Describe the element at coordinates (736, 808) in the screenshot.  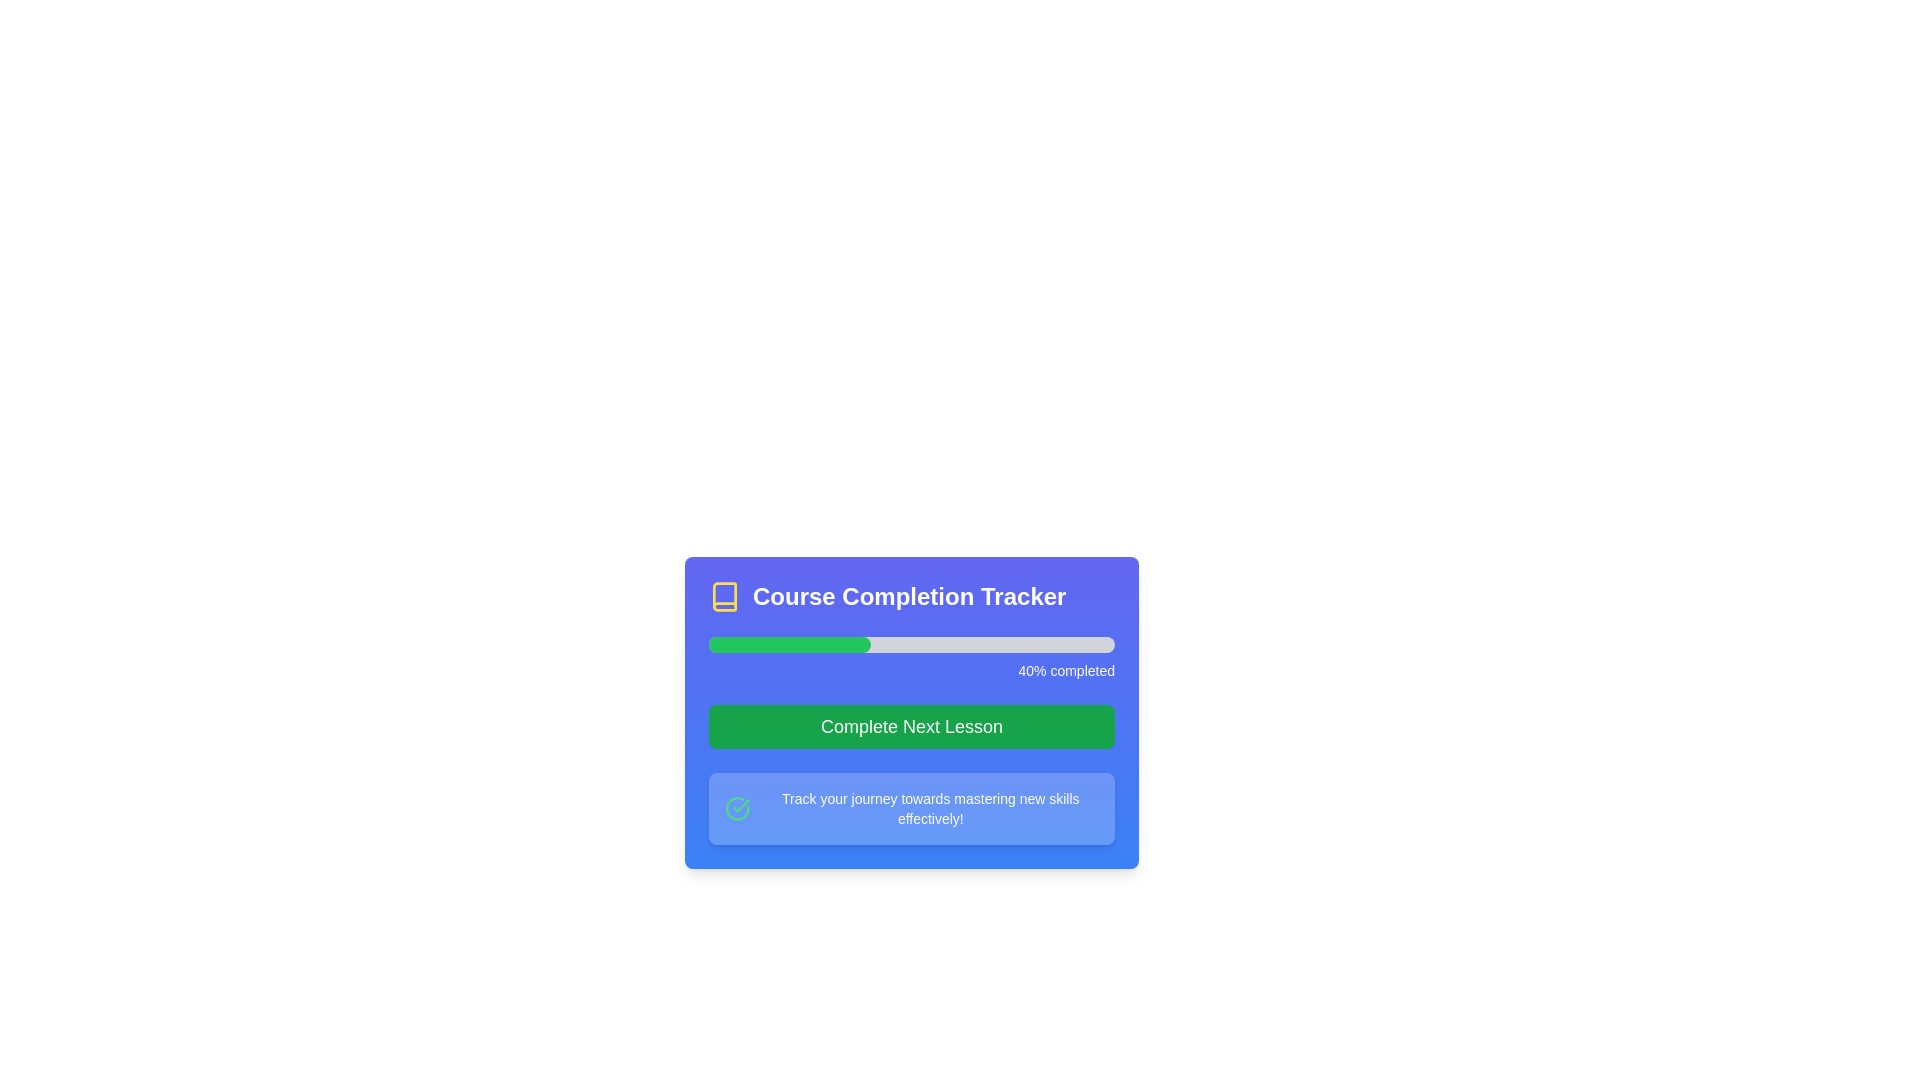
I see `the circular green icon with a check mark that symbolizes completion, located to the left of the text 'Track your journey towards mastering new skills effectively!' at the bottom of the card layout` at that location.